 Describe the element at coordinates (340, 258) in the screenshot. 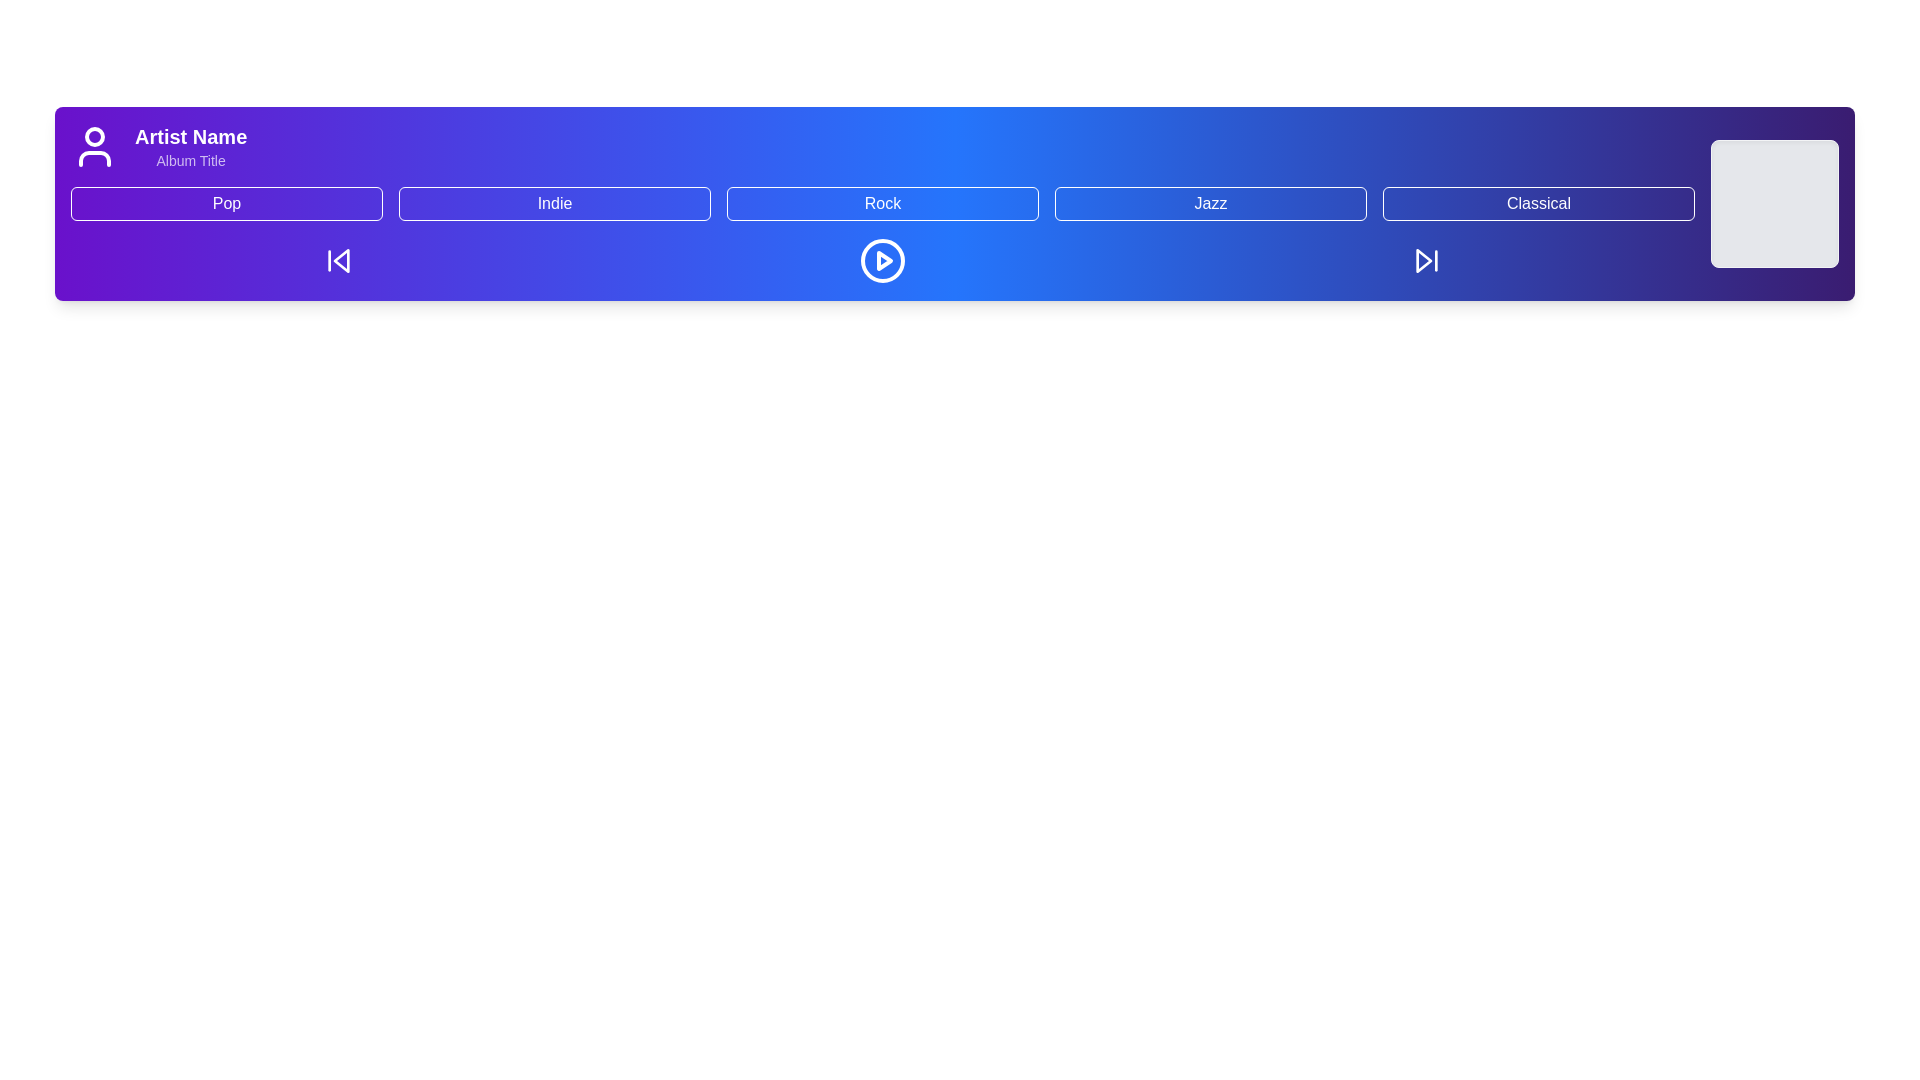

I see `the triangular left arrow button within a circular boundary` at that location.